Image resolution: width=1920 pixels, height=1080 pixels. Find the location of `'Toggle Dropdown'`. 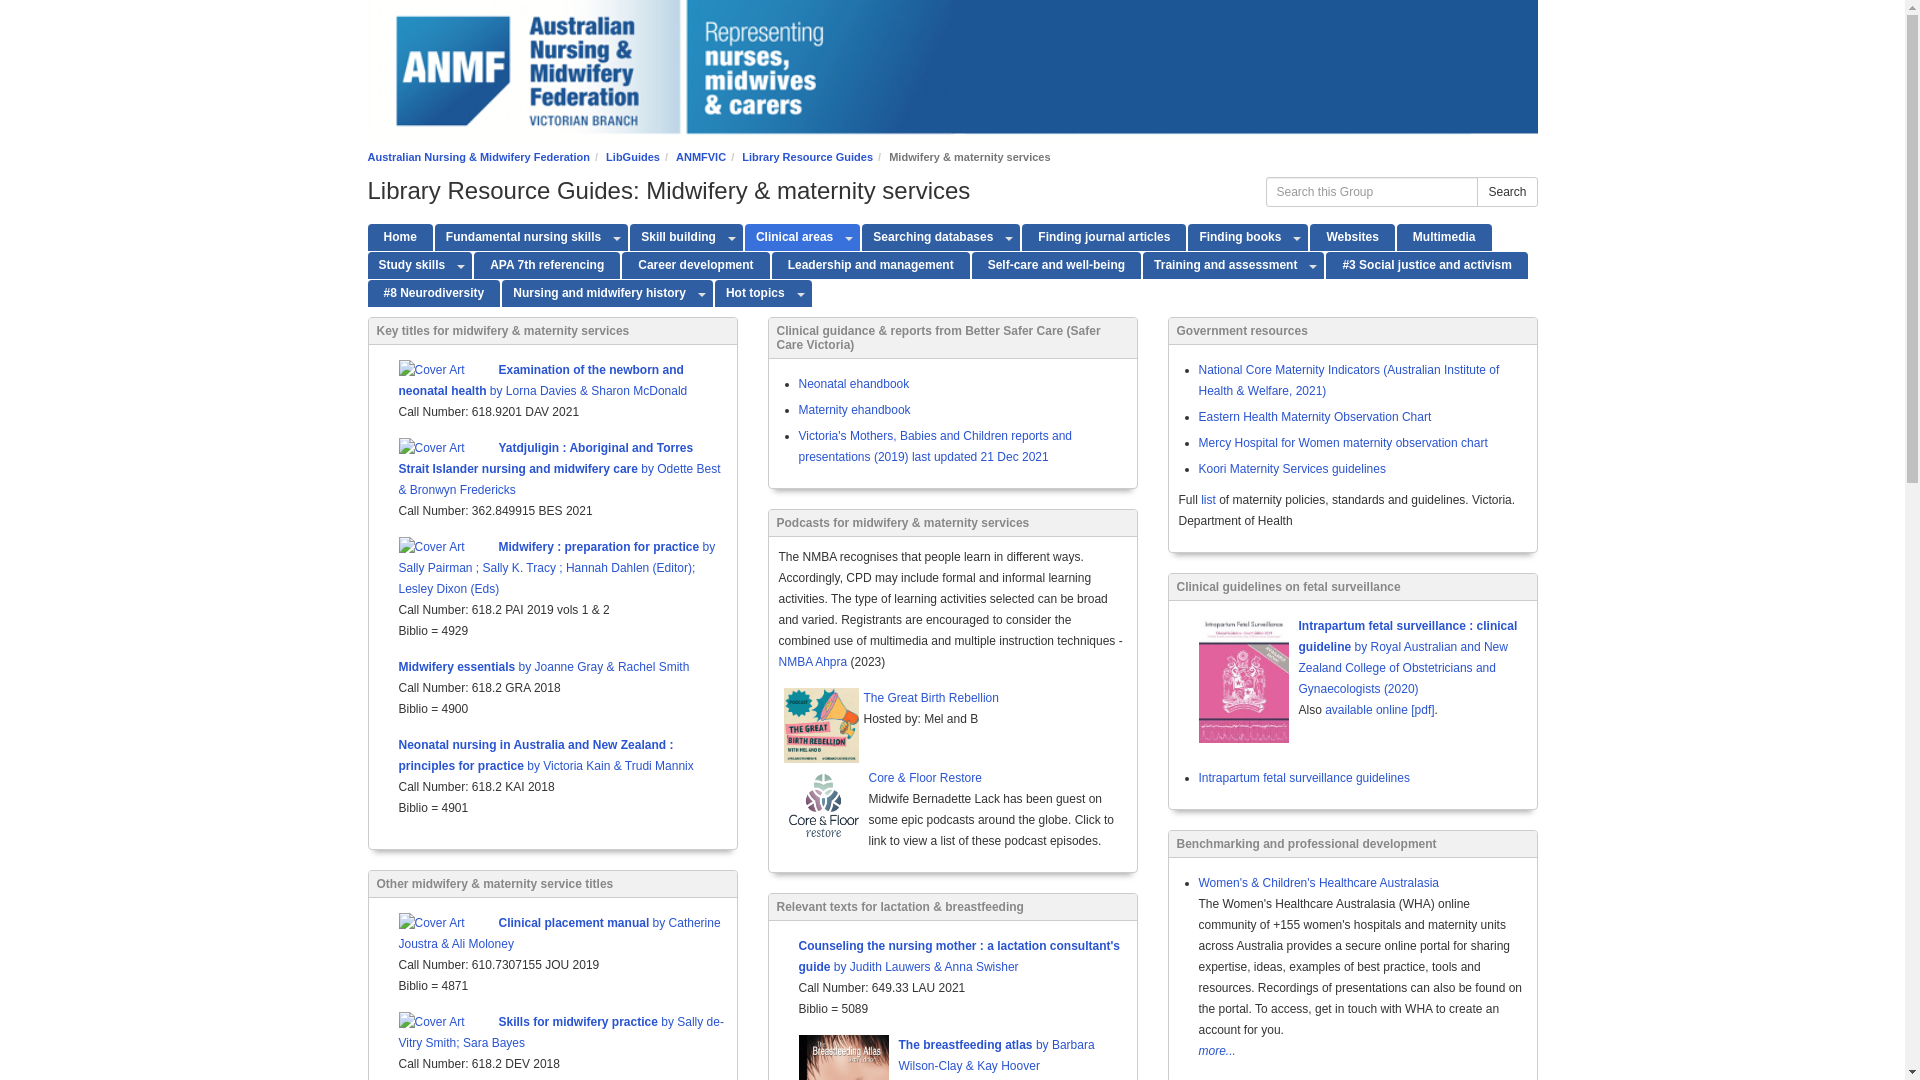

'Toggle Dropdown' is located at coordinates (731, 236).